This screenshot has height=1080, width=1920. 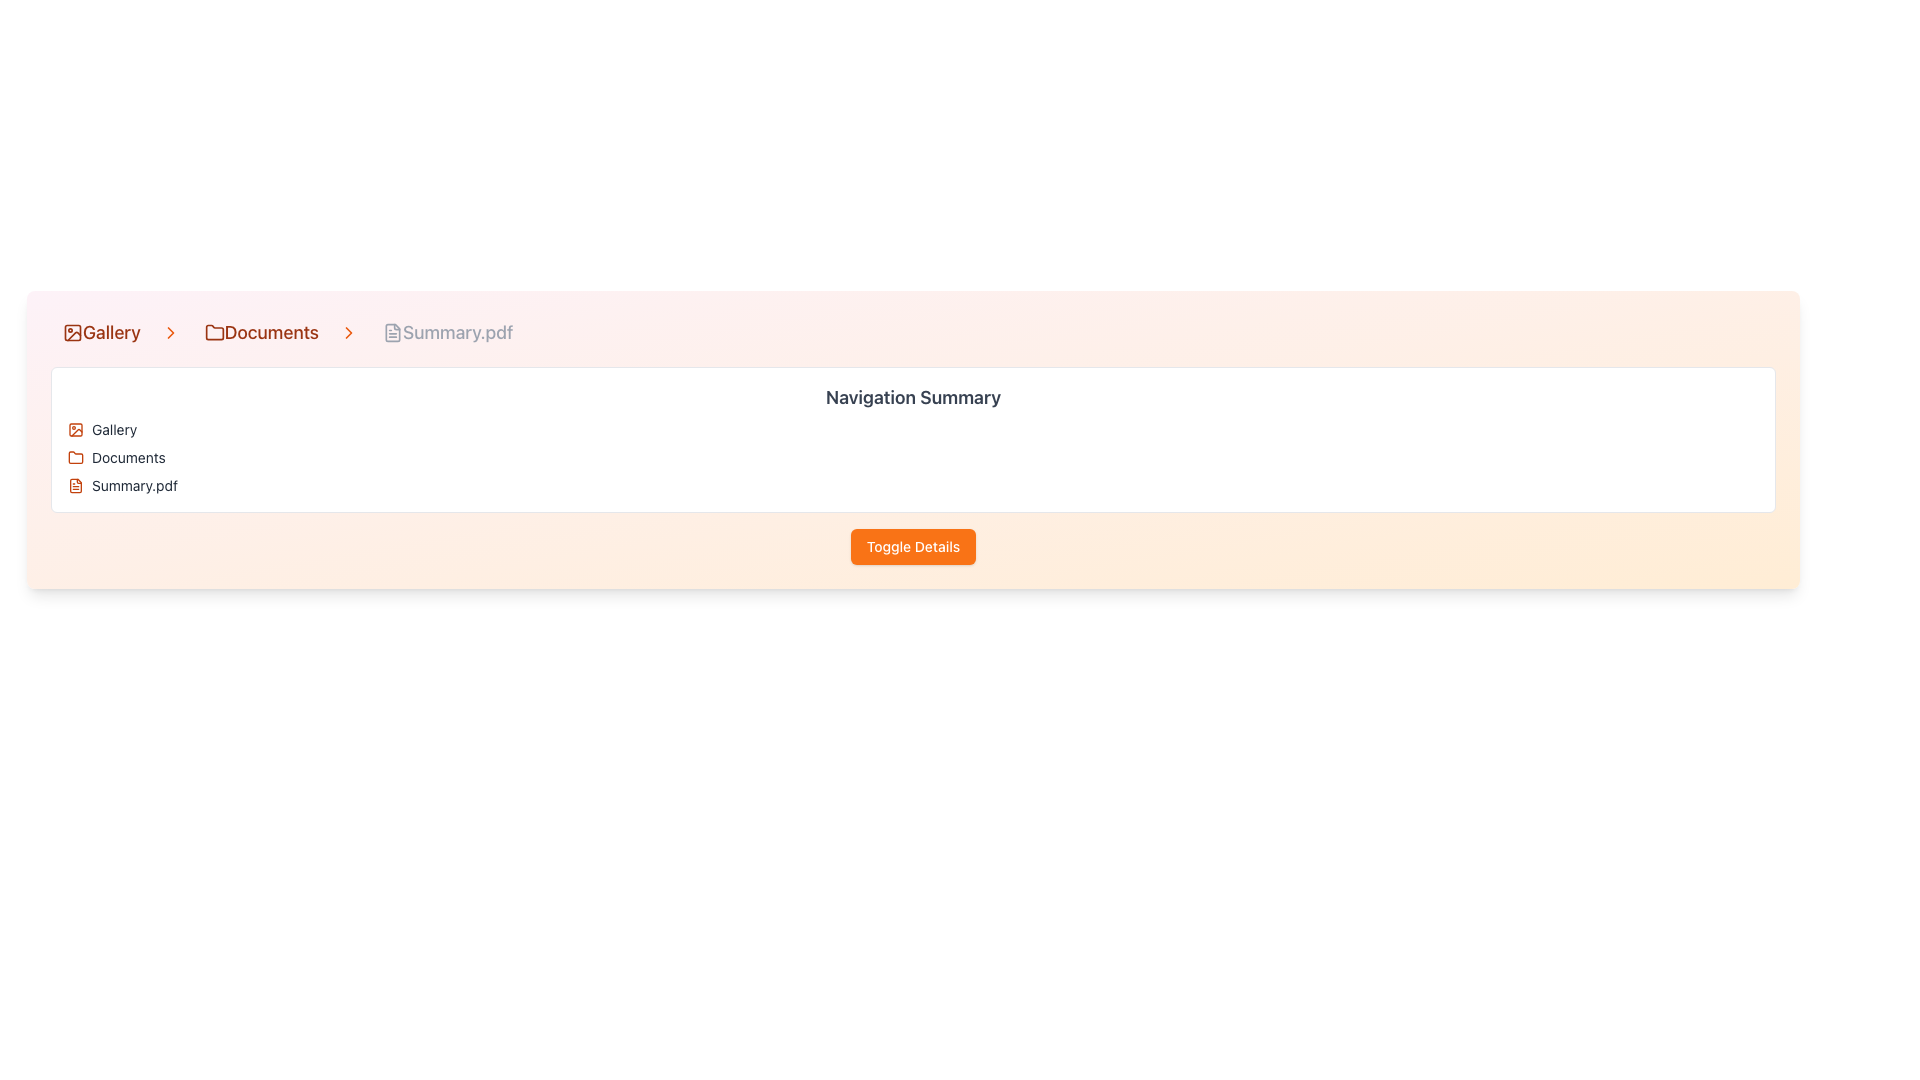 What do you see at coordinates (446, 331) in the screenshot?
I see `the breadcrumb link following 'Documents' in the top navigation breadcrumb bar` at bounding box center [446, 331].